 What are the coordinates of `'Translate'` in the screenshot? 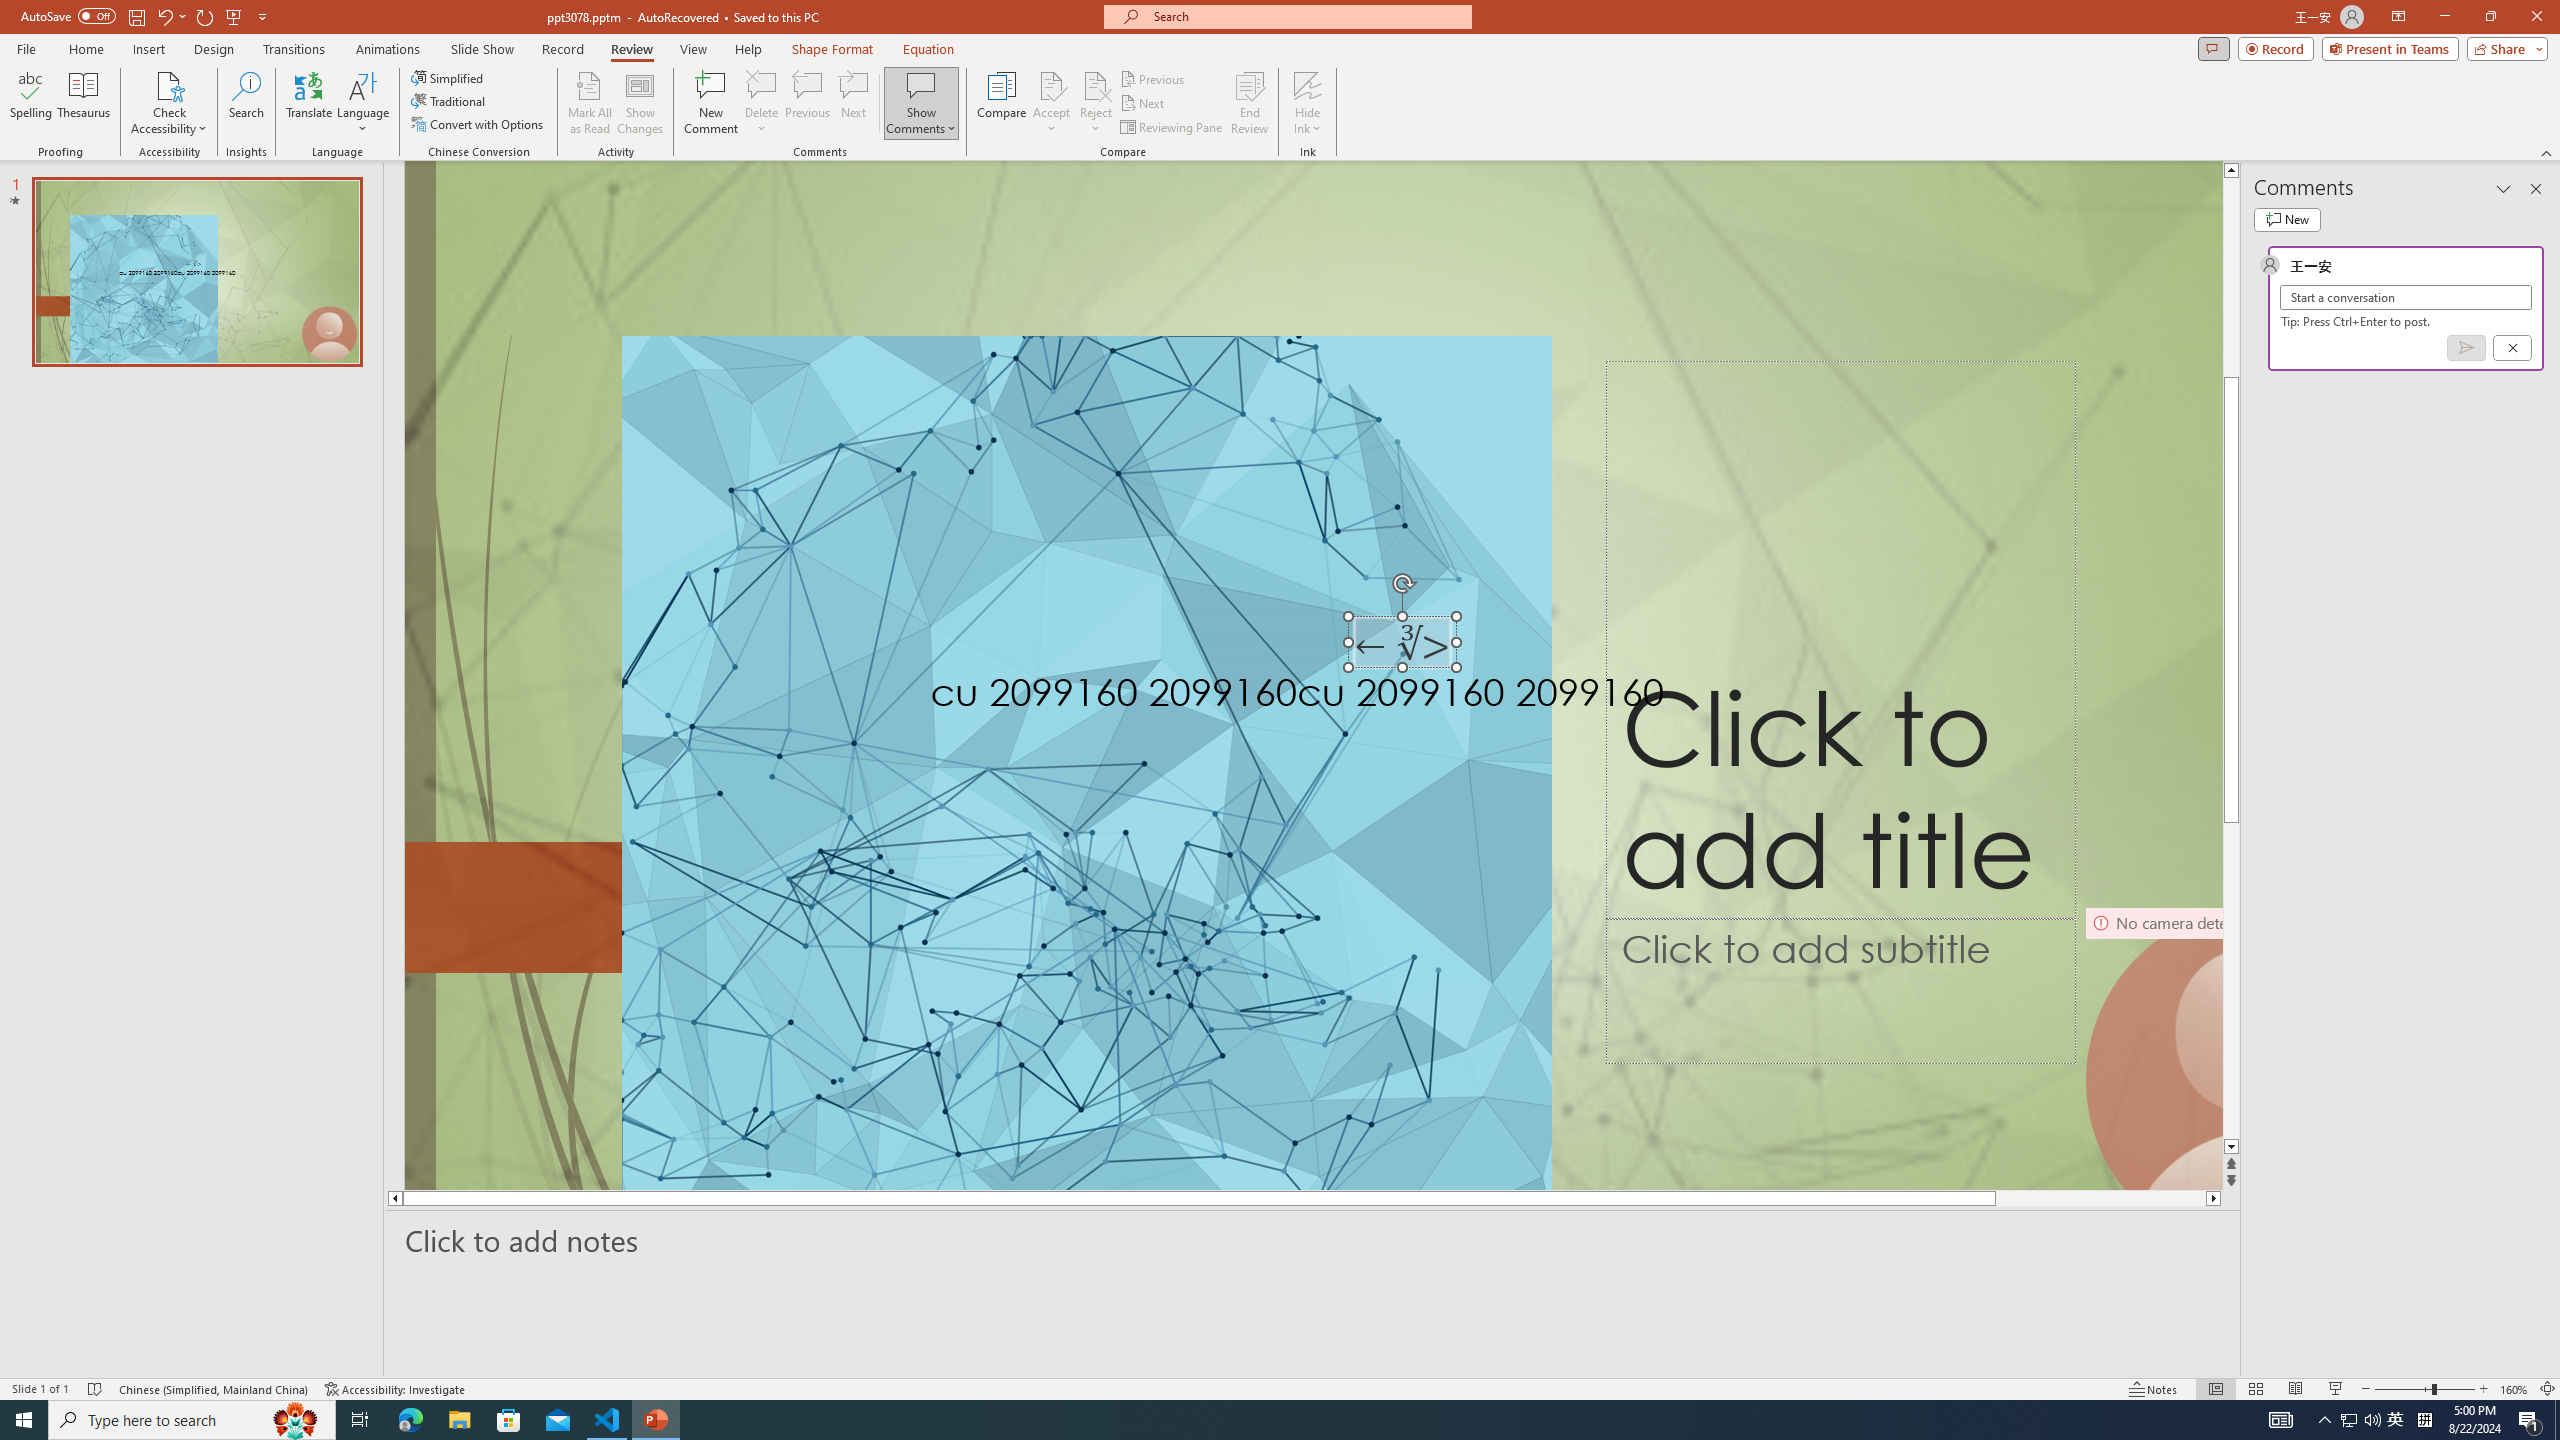 It's located at (309, 103).